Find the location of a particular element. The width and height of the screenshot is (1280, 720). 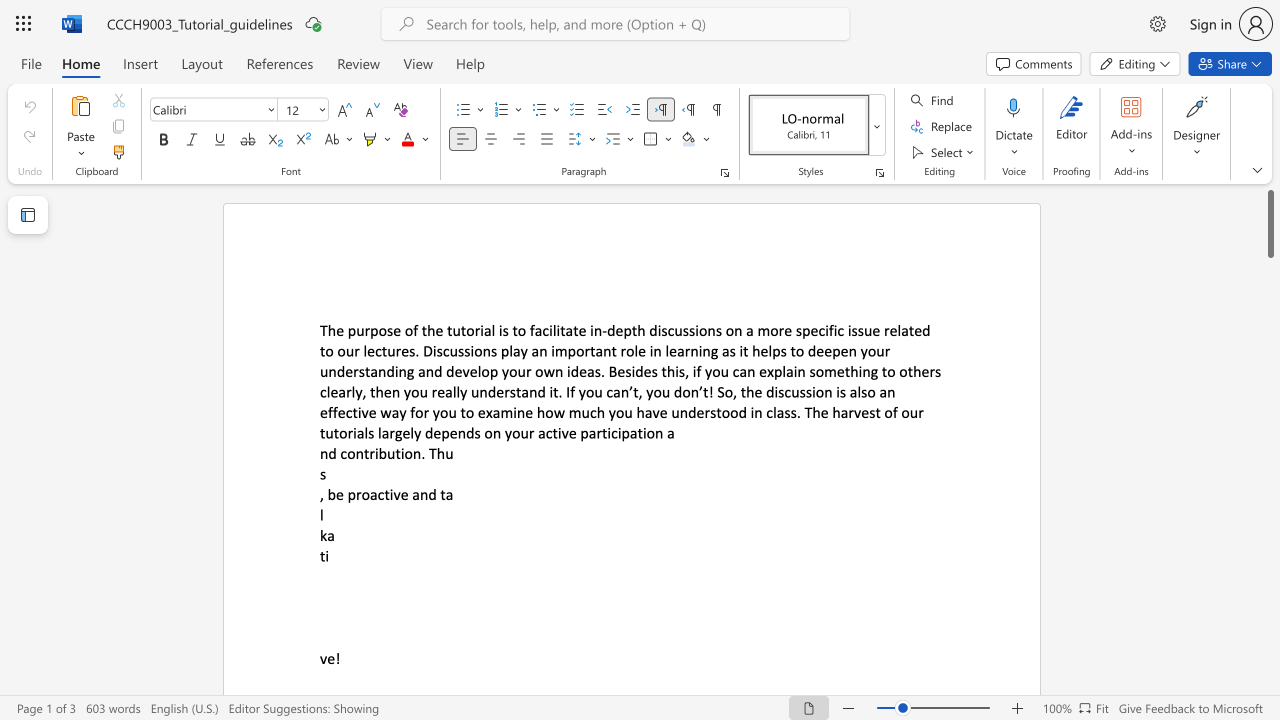

the right-hand scrollbar to descend the page is located at coordinates (1269, 280).